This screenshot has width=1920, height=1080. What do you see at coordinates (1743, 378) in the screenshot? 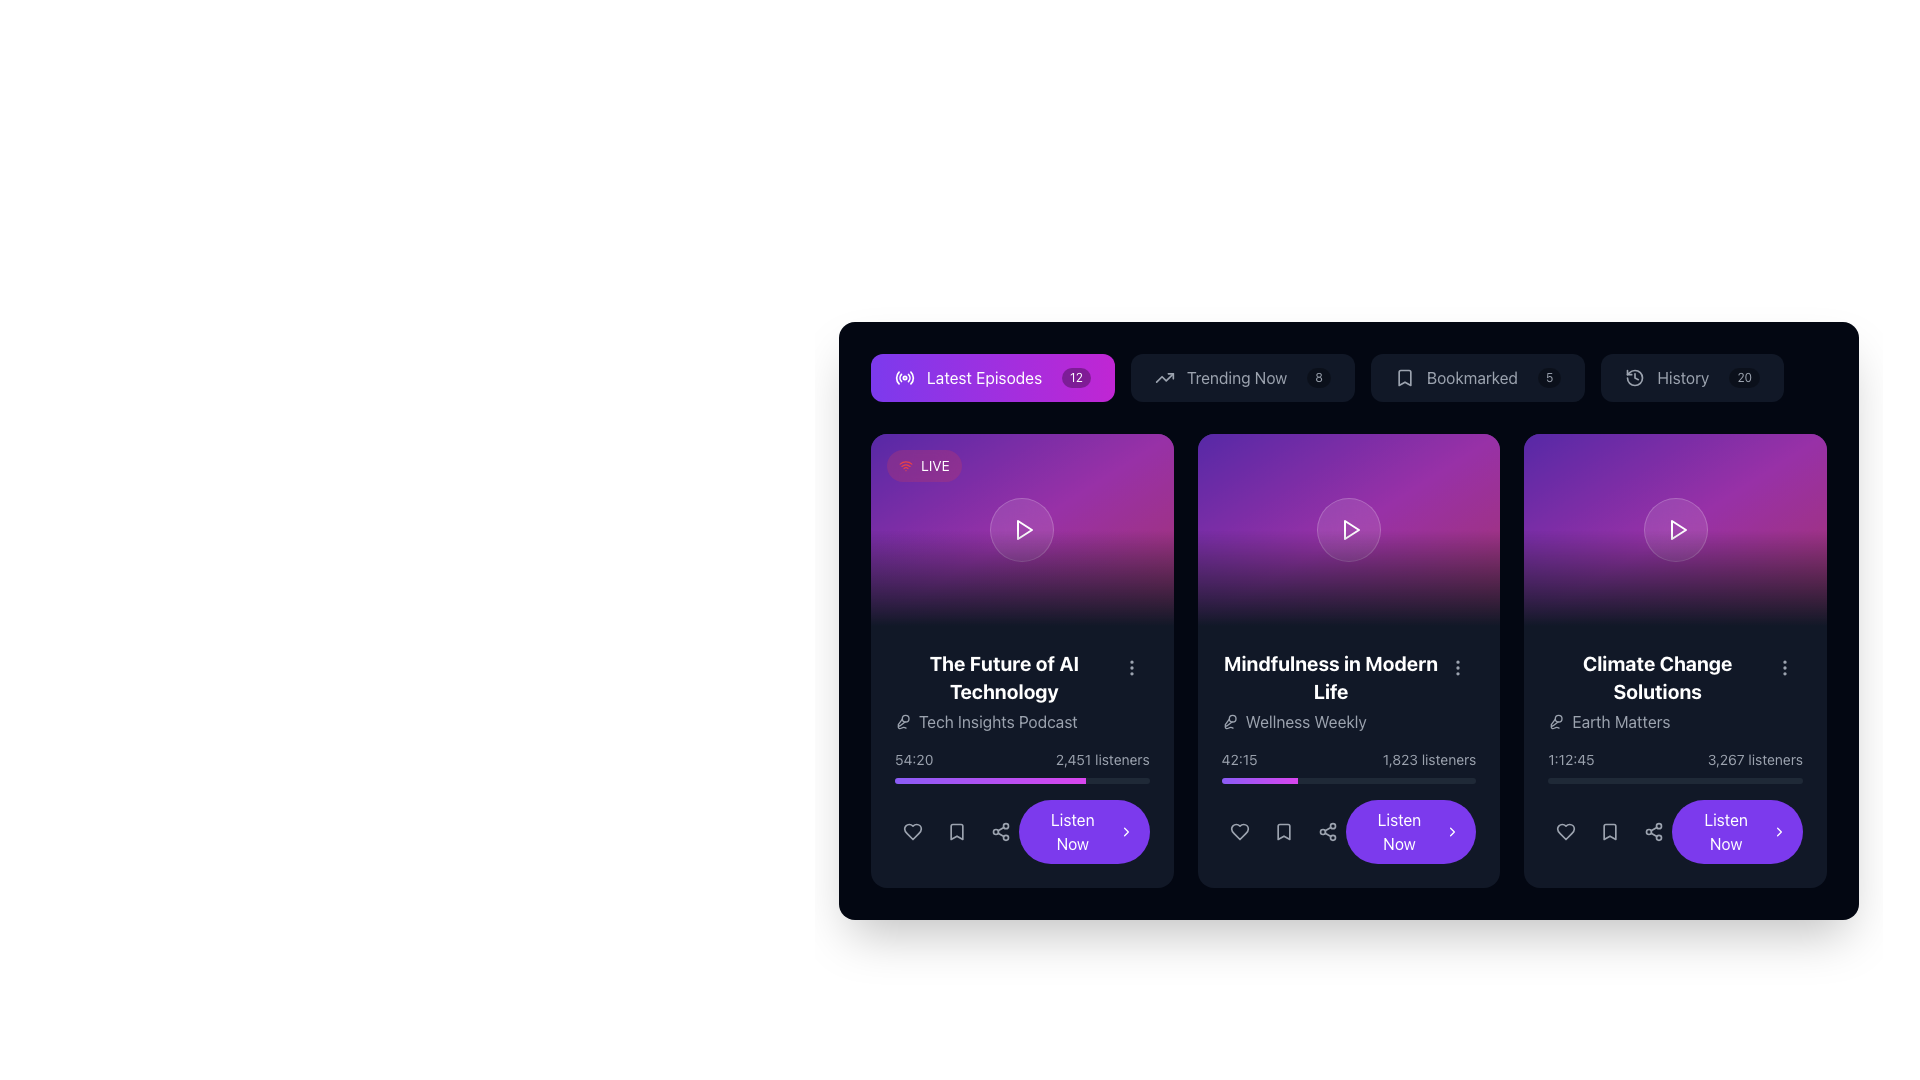
I see `the Indicator Badge at the far right end of the 'History' button in the navigation menu, which represents a count or quantity associated with history` at bounding box center [1743, 378].